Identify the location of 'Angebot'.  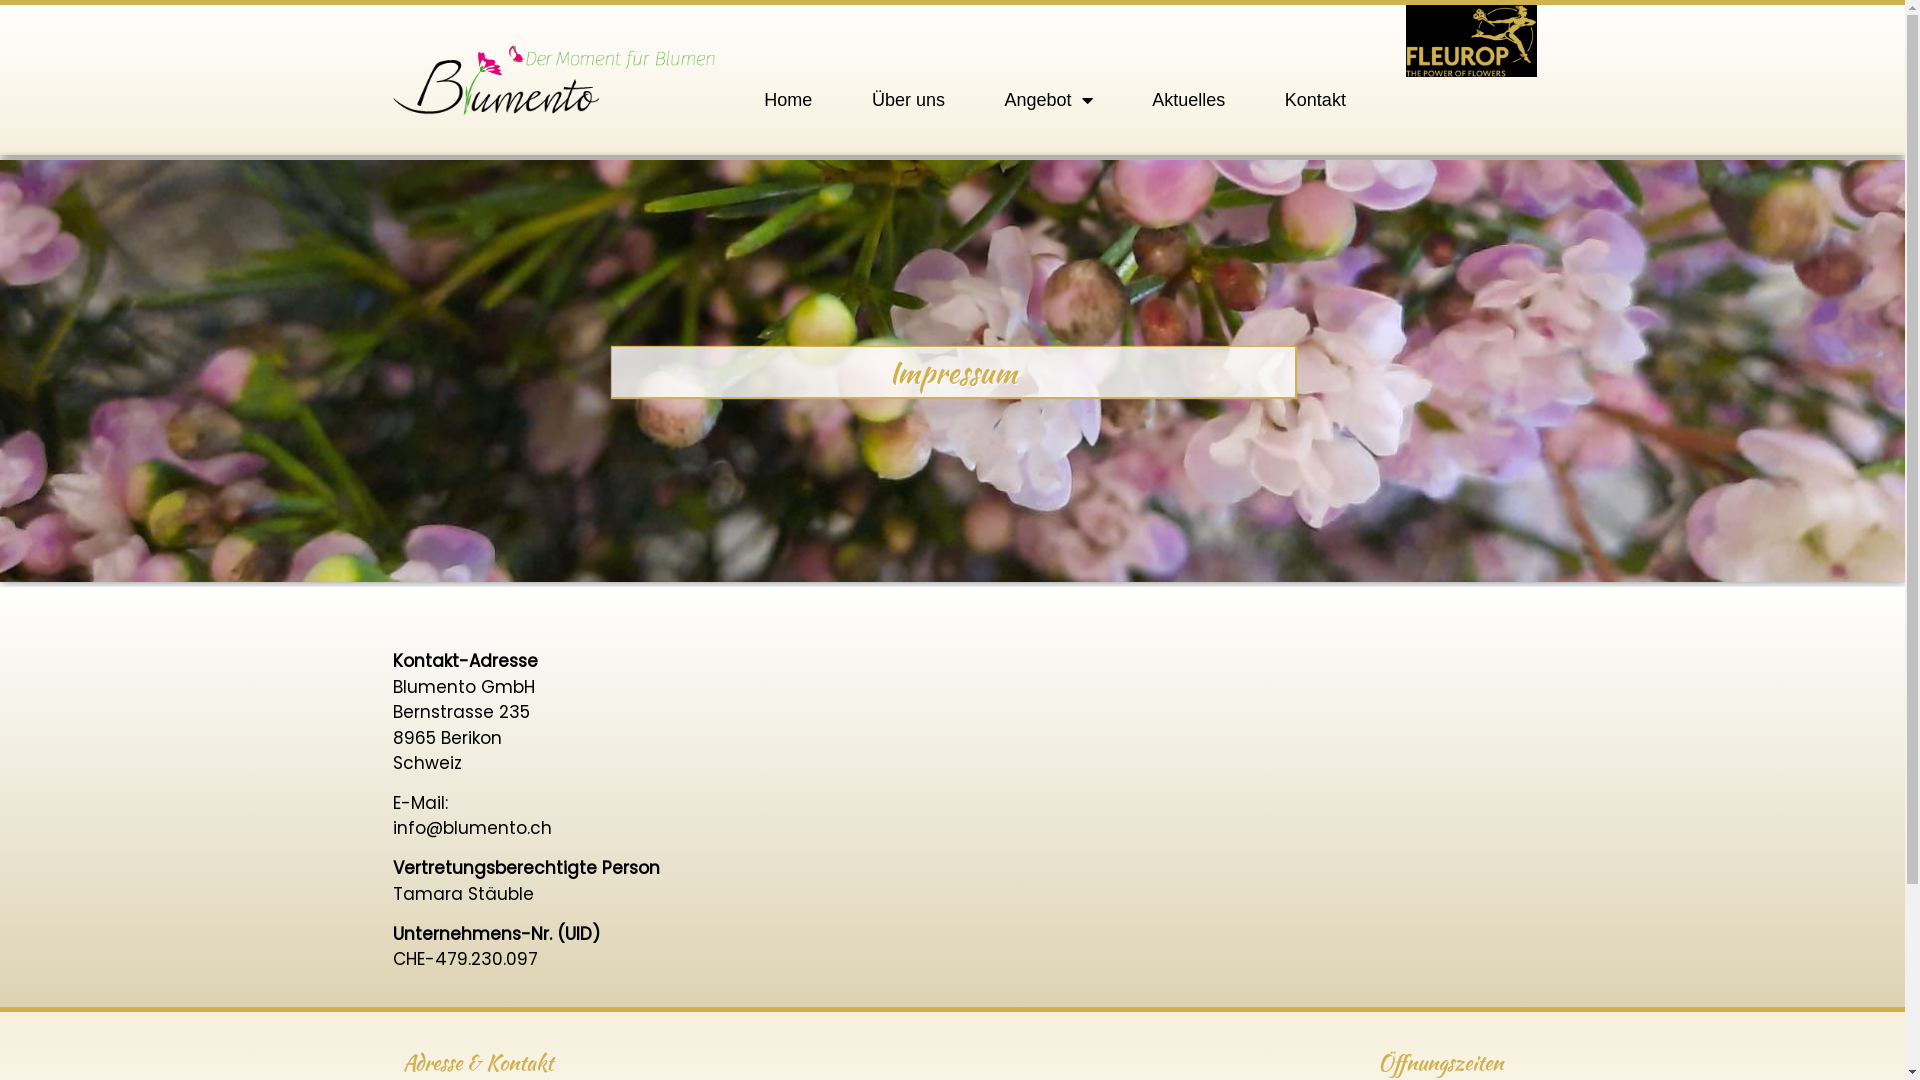
(974, 100).